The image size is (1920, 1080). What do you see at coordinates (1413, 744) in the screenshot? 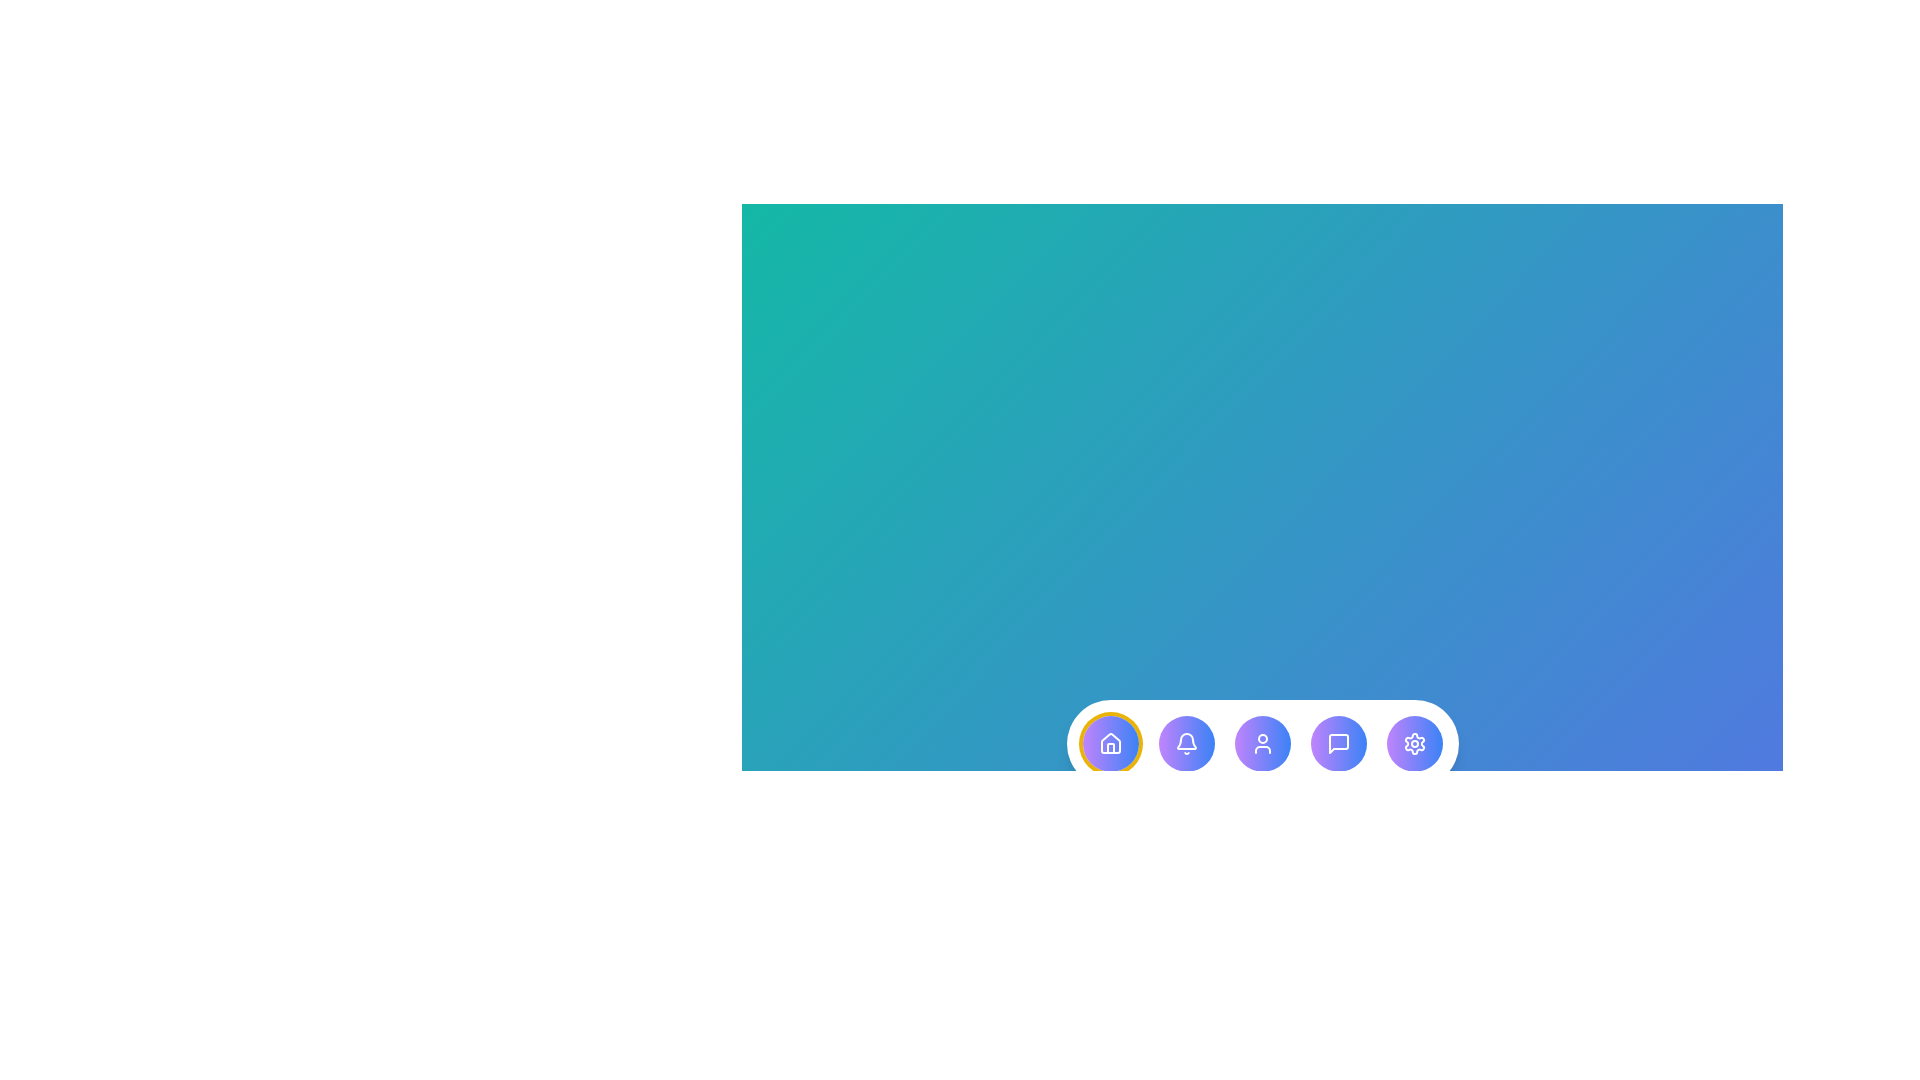
I see `the menu item corresponding to Settings` at bounding box center [1413, 744].